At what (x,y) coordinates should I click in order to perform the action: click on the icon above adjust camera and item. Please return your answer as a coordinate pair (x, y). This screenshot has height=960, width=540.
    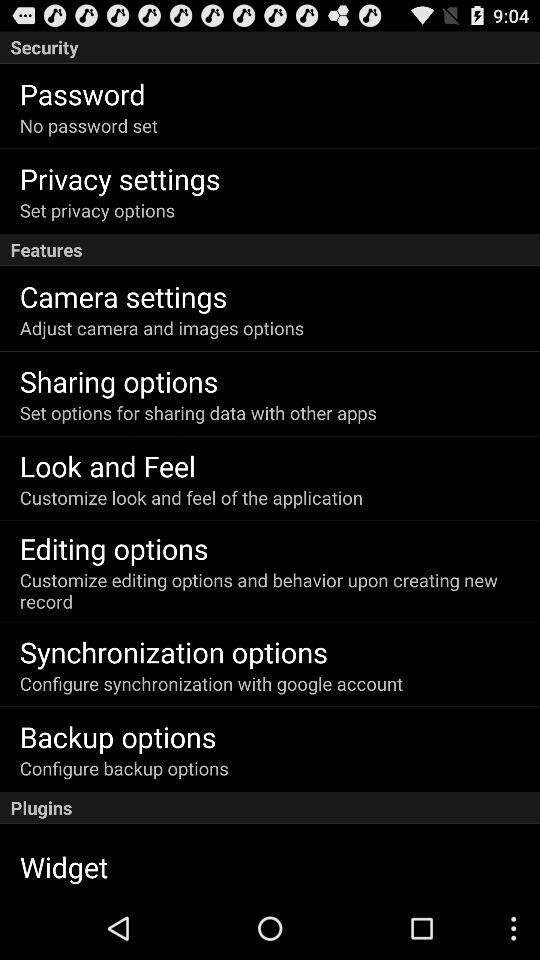
    Looking at the image, I should click on (123, 295).